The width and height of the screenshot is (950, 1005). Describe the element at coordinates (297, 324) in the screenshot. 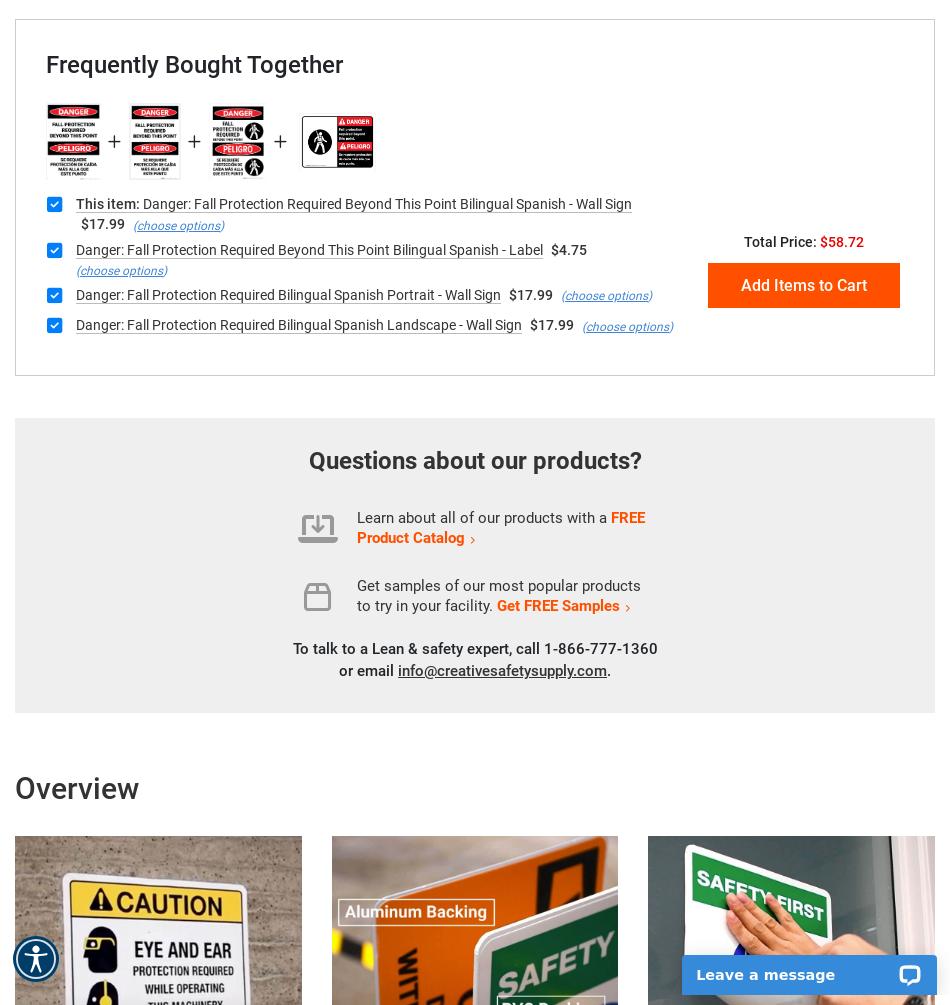

I see `'Danger: Fall Protection Required Bilingual Spanish Landscape - Wall Sign'` at that location.